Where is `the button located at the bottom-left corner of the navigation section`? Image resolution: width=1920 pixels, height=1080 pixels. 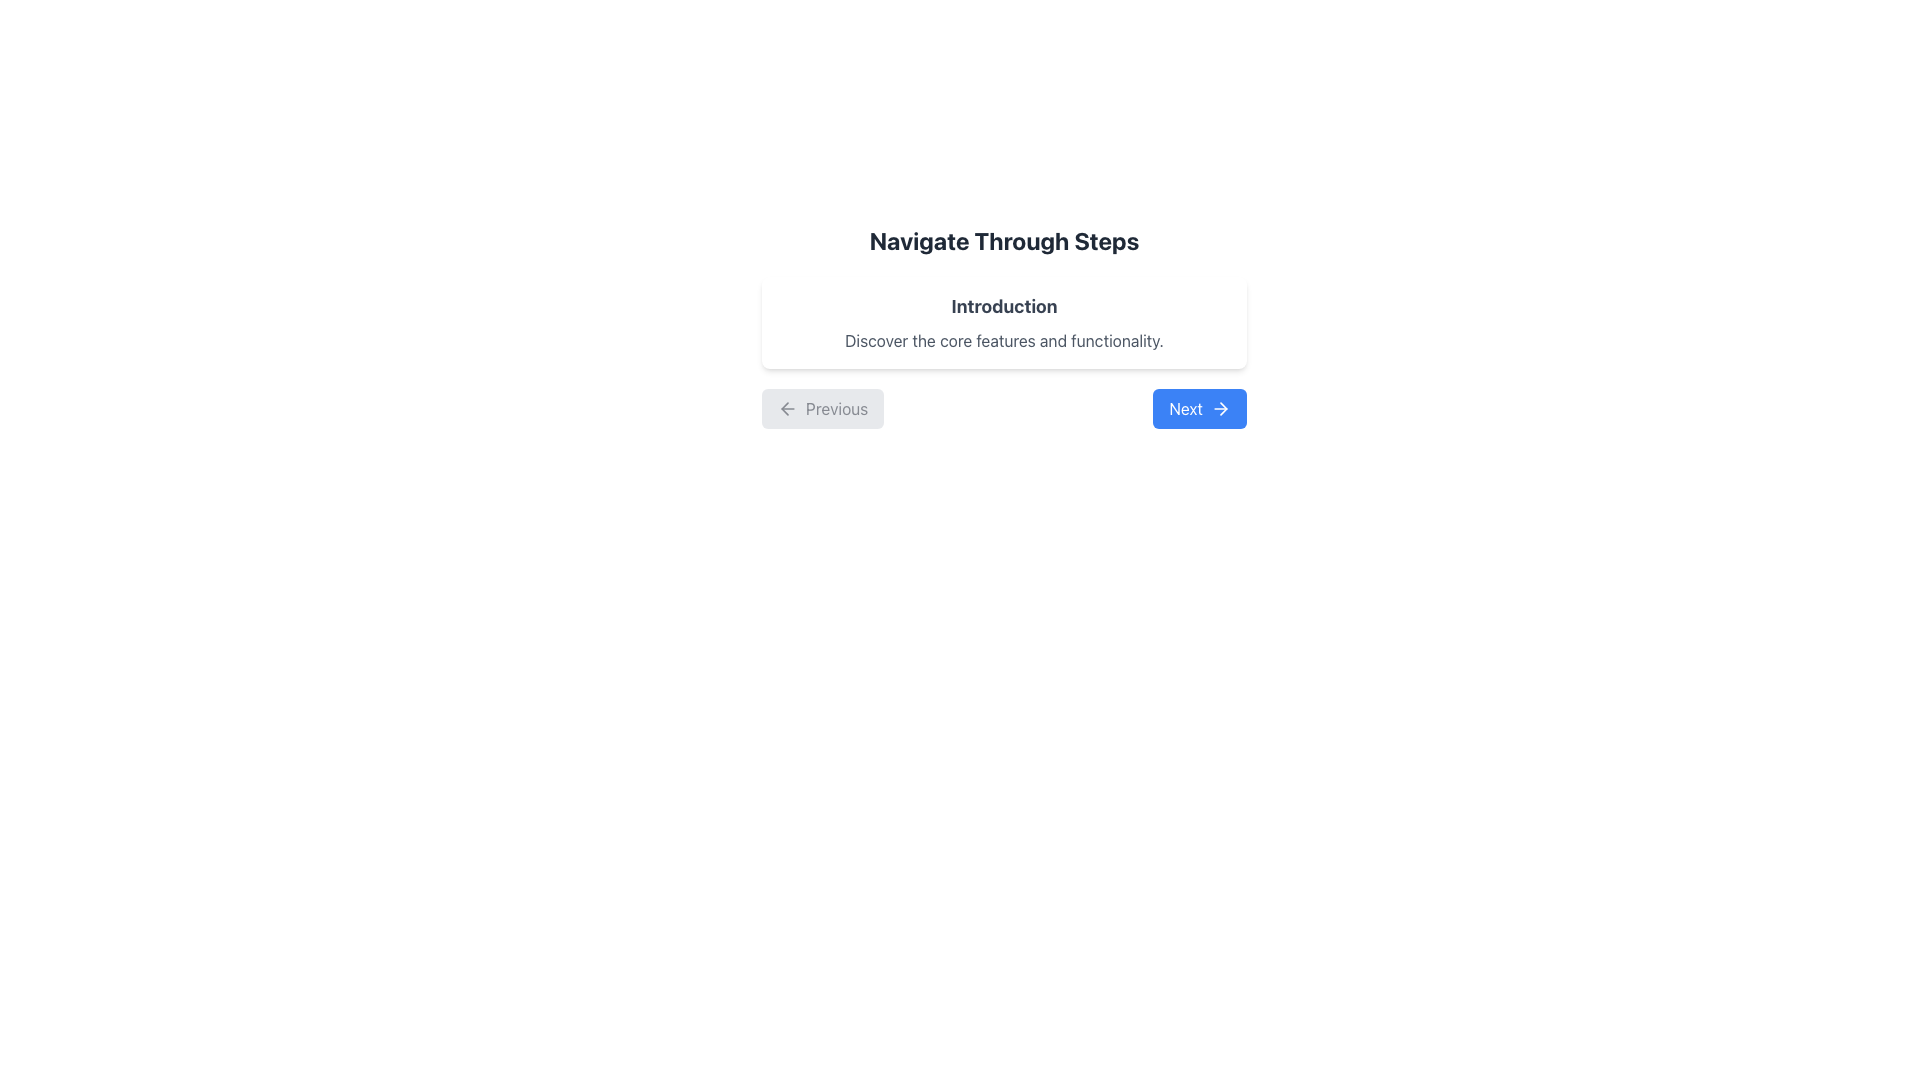 the button located at the bottom-left corner of the navigation section is located at coordinates (822, 407).